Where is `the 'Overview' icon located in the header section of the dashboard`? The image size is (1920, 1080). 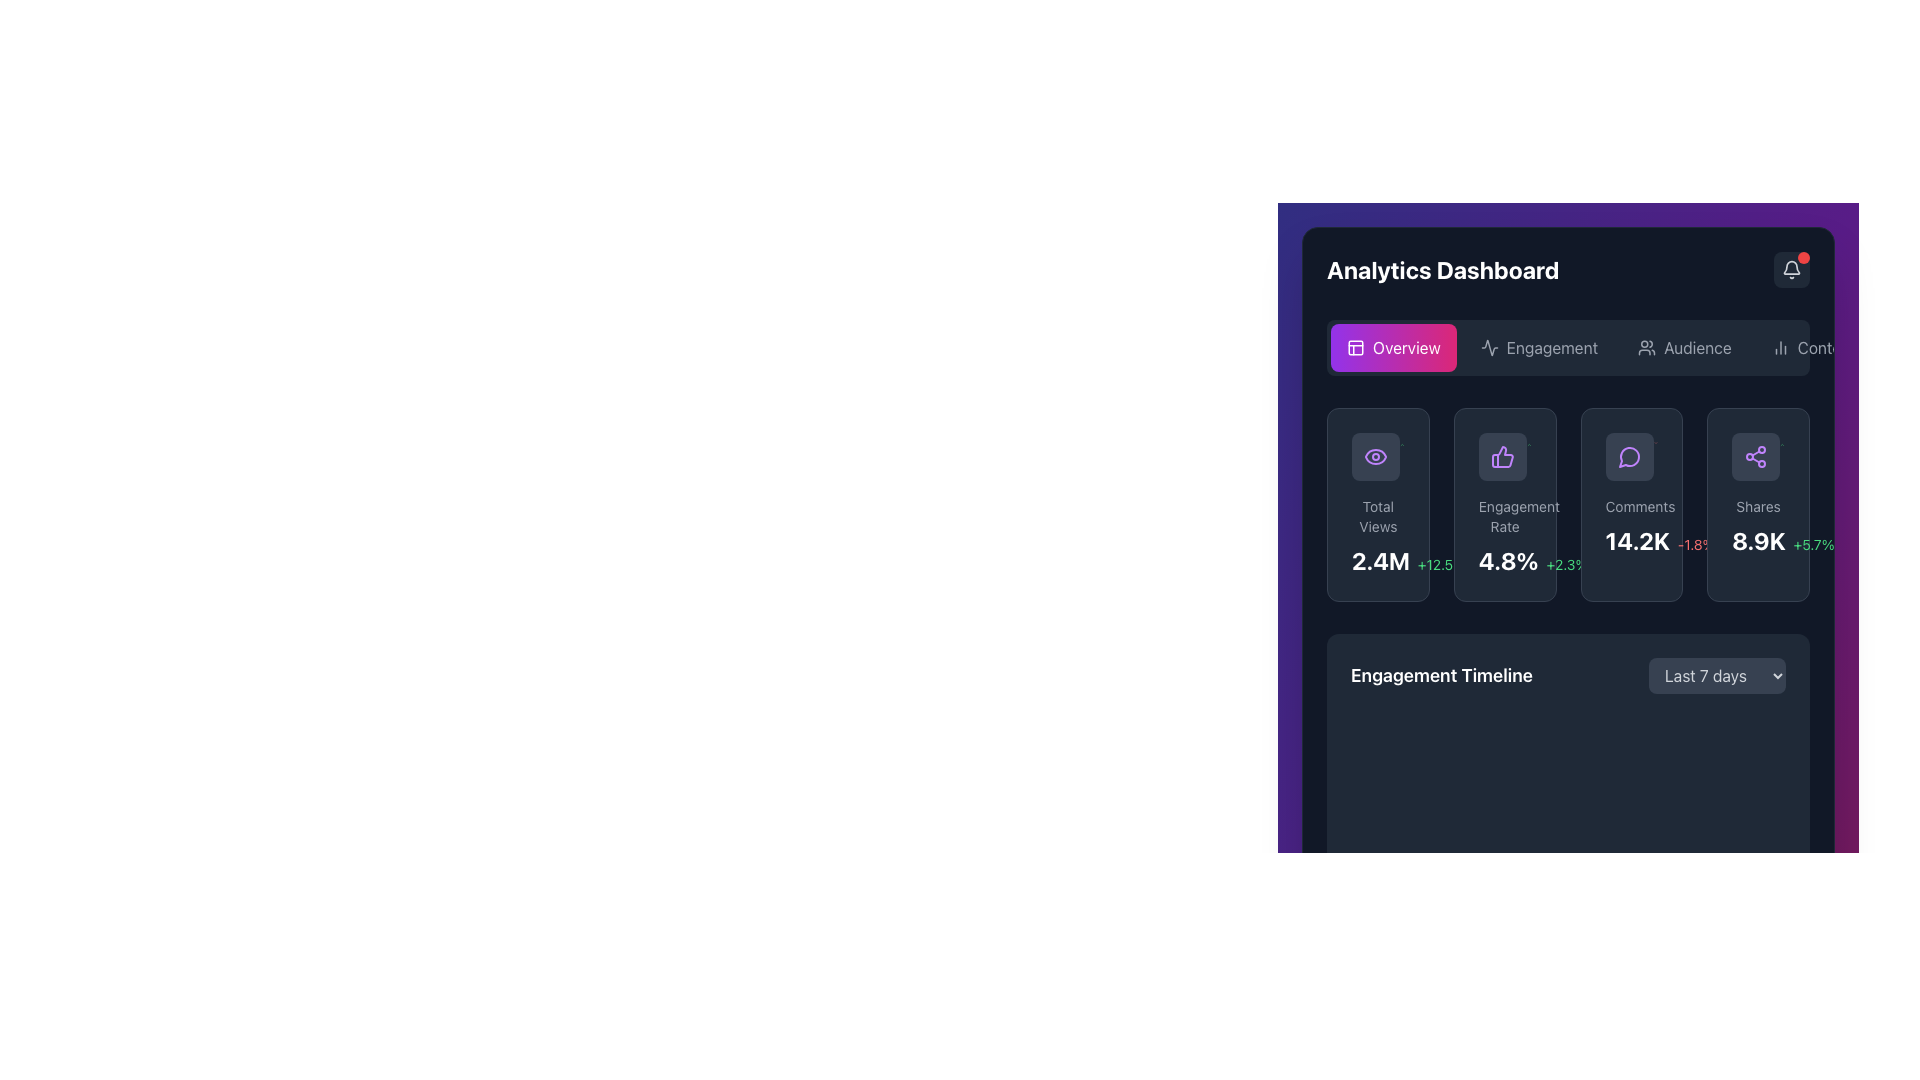
the 'Overview' icon located in the header section of the dashboard is located at coordinates (1356, 346).